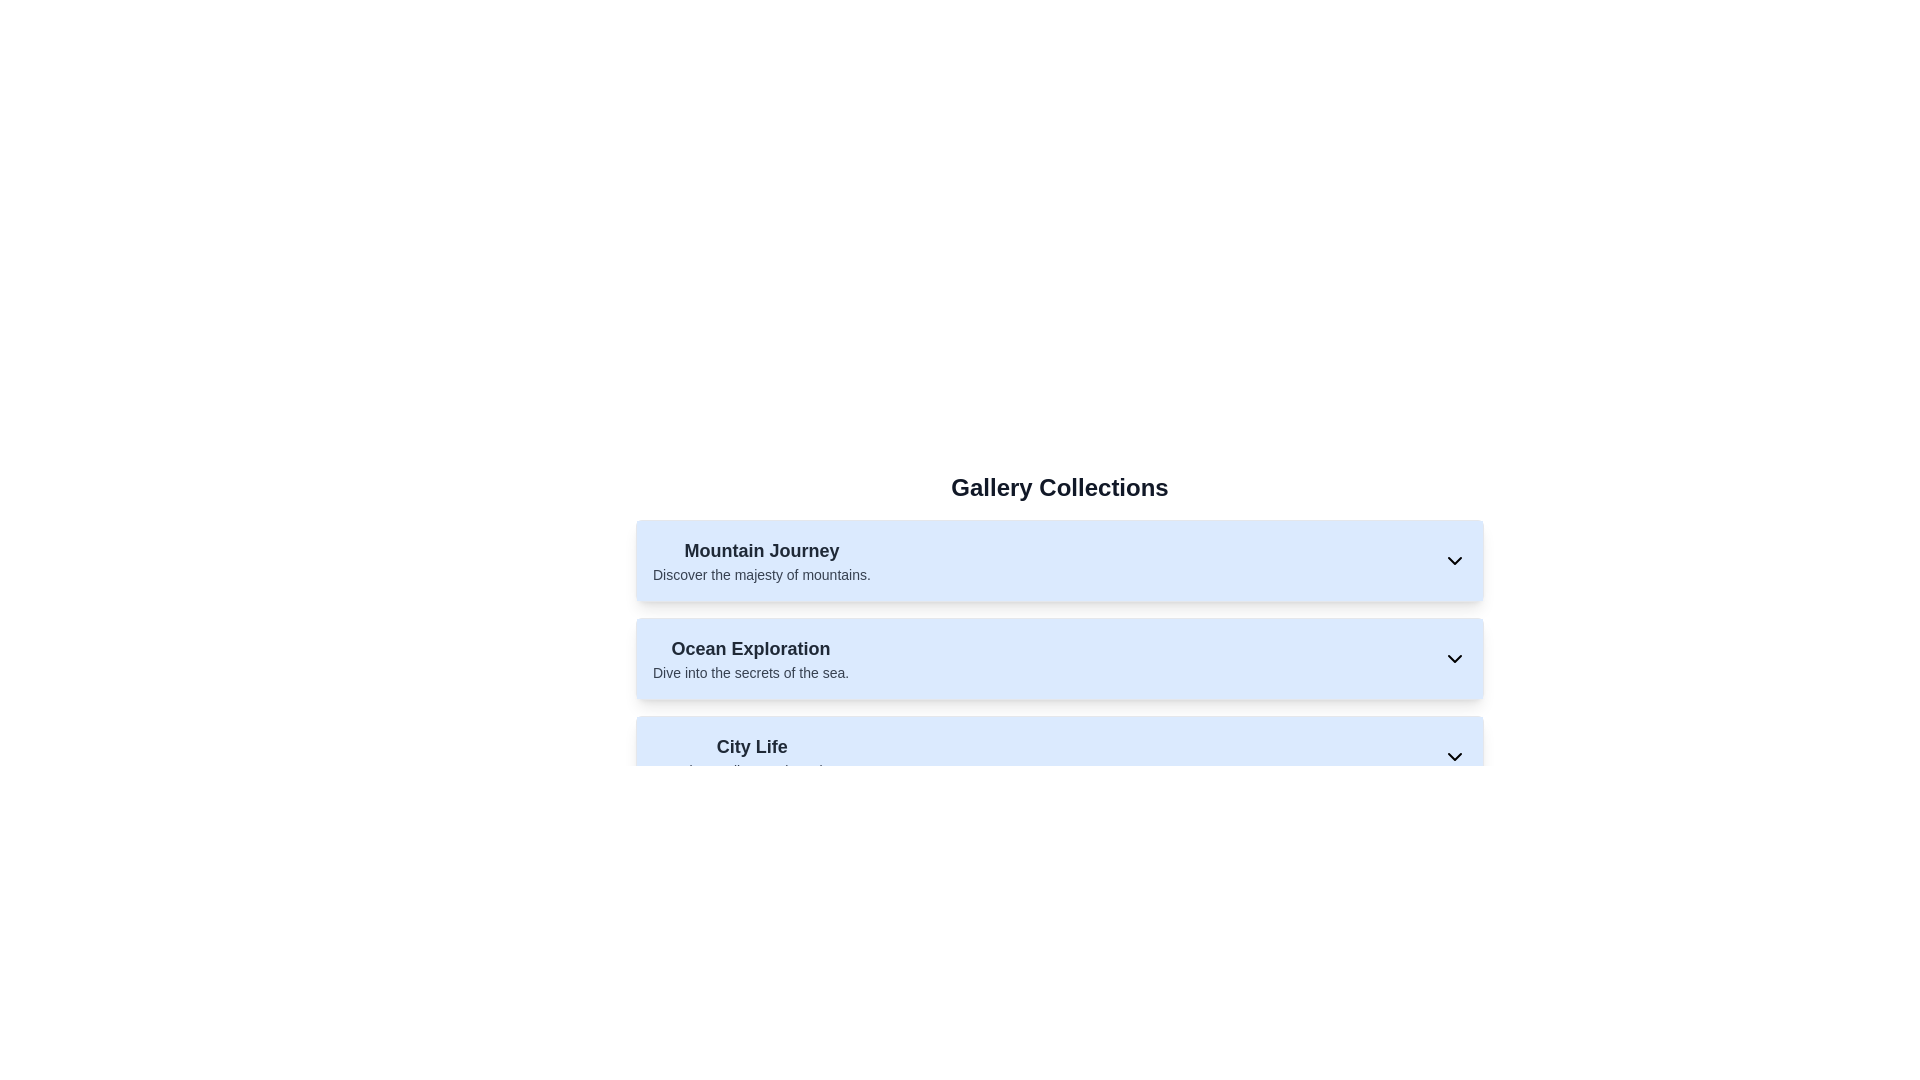 This screenshot has width=1920, height=1080. What do you see at coordinates (760, 551) in the screenshot?
I see `the static header text indicating the title or primary topic of the associated content in the gallery view` at bounding box center [760, 551].